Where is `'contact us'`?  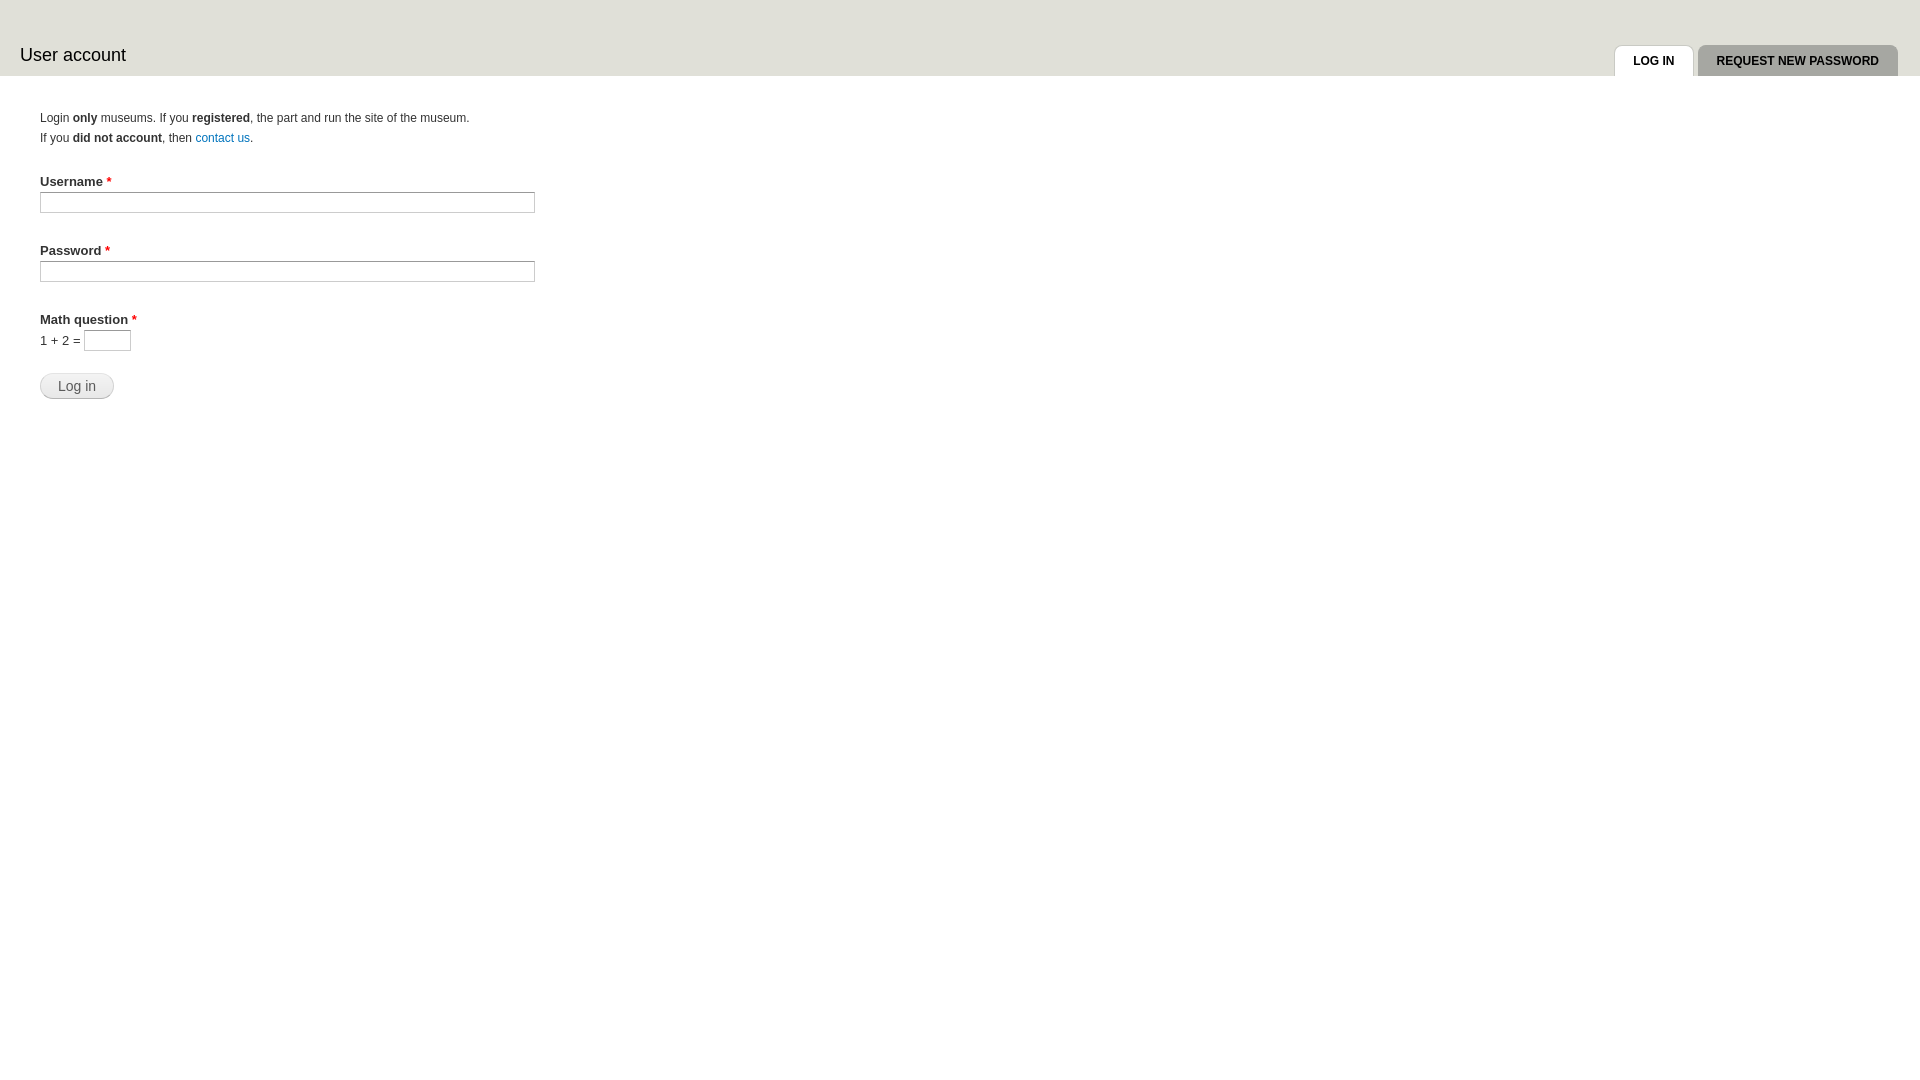 'contact us' is located at coordinates (195, 137).